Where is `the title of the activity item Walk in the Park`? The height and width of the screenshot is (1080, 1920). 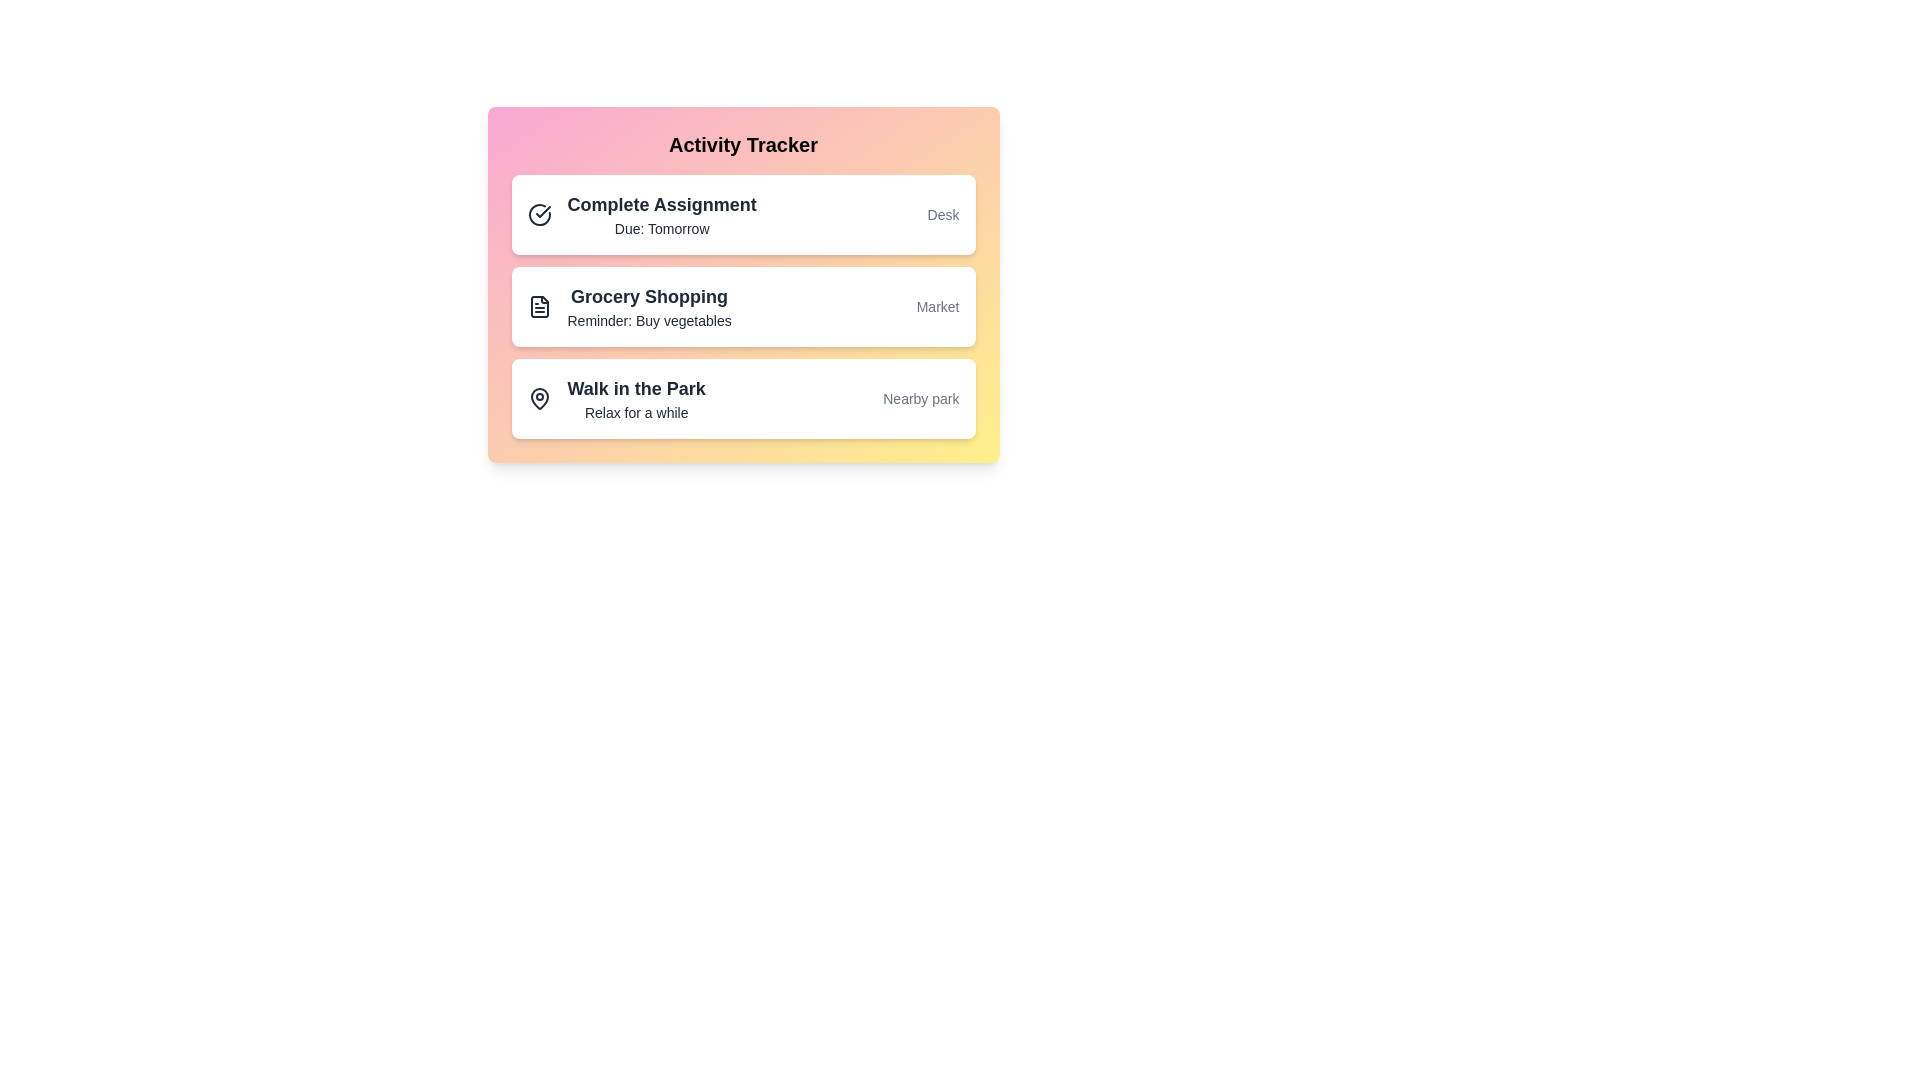
the title of the activity item Walk in the Park is located at coordinates (635, 389).